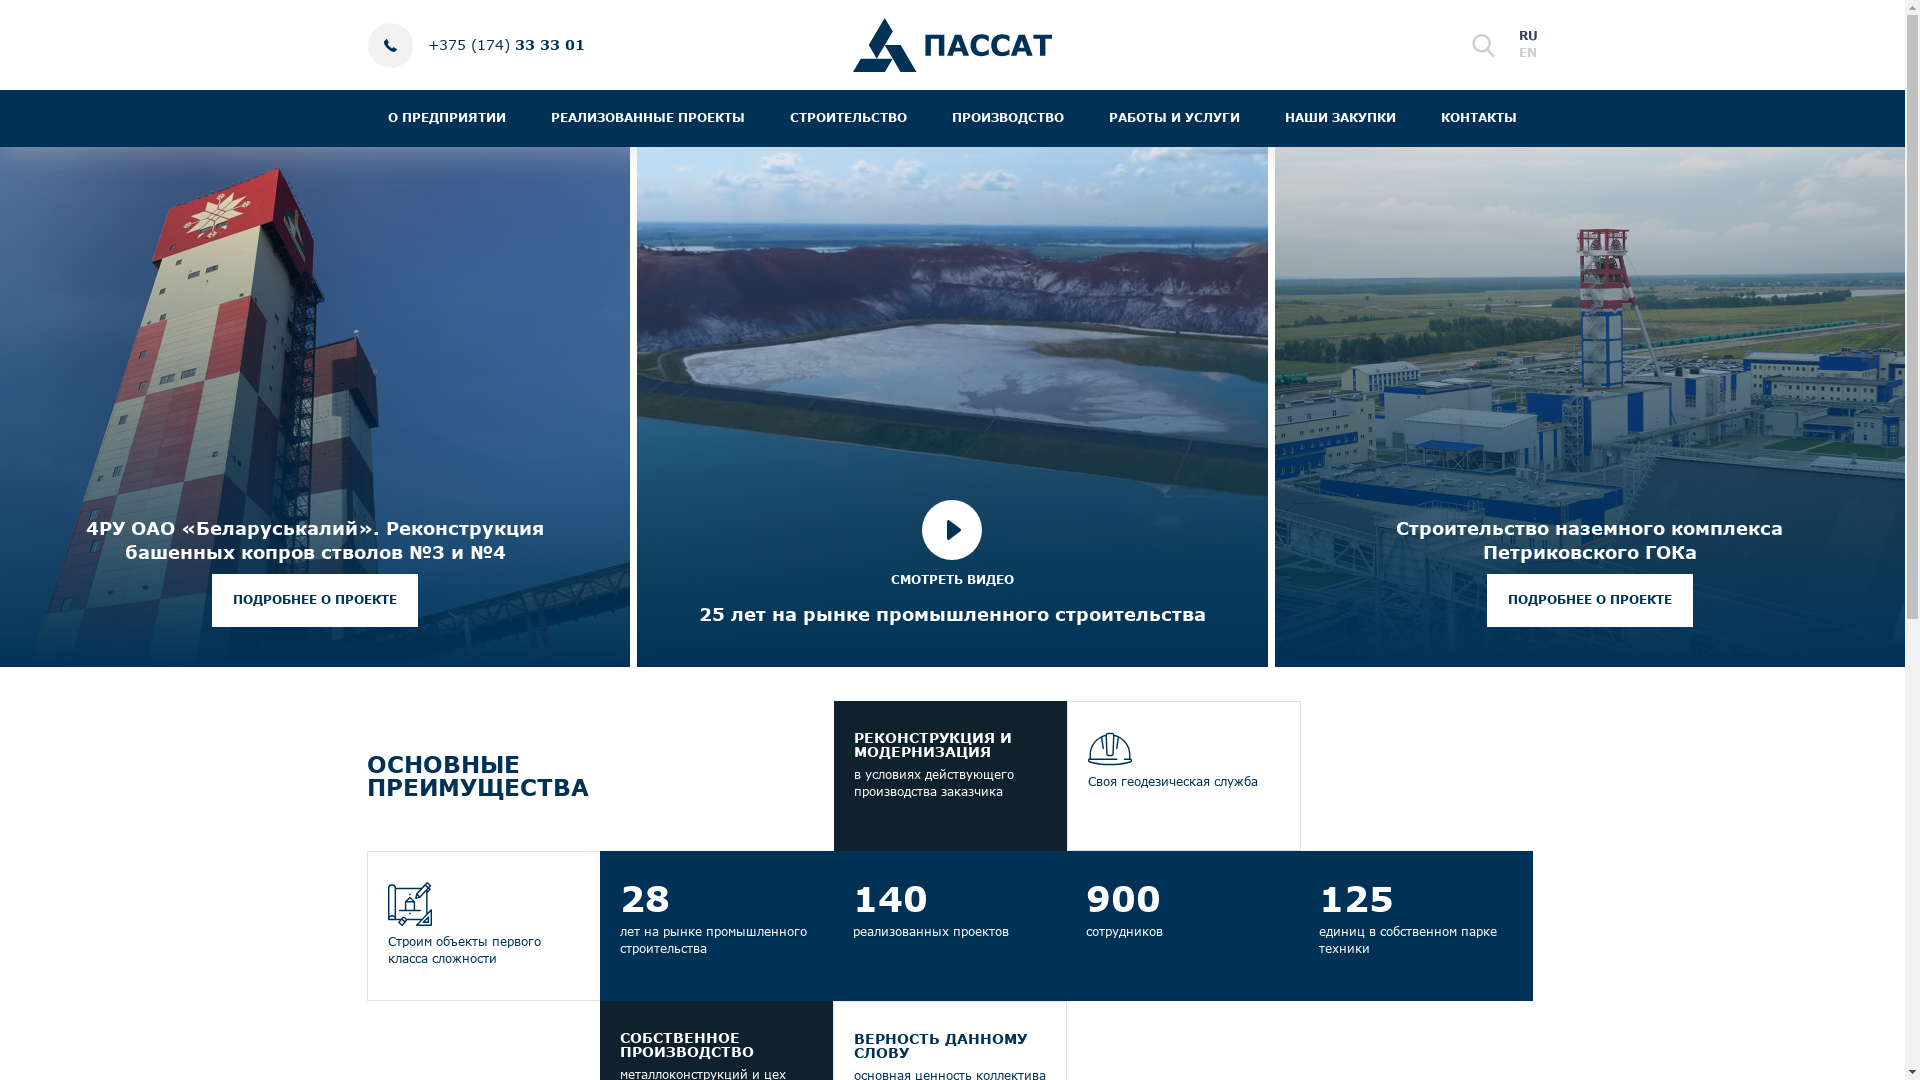  I want to click on 'passatltd.by', so click(851, 45).